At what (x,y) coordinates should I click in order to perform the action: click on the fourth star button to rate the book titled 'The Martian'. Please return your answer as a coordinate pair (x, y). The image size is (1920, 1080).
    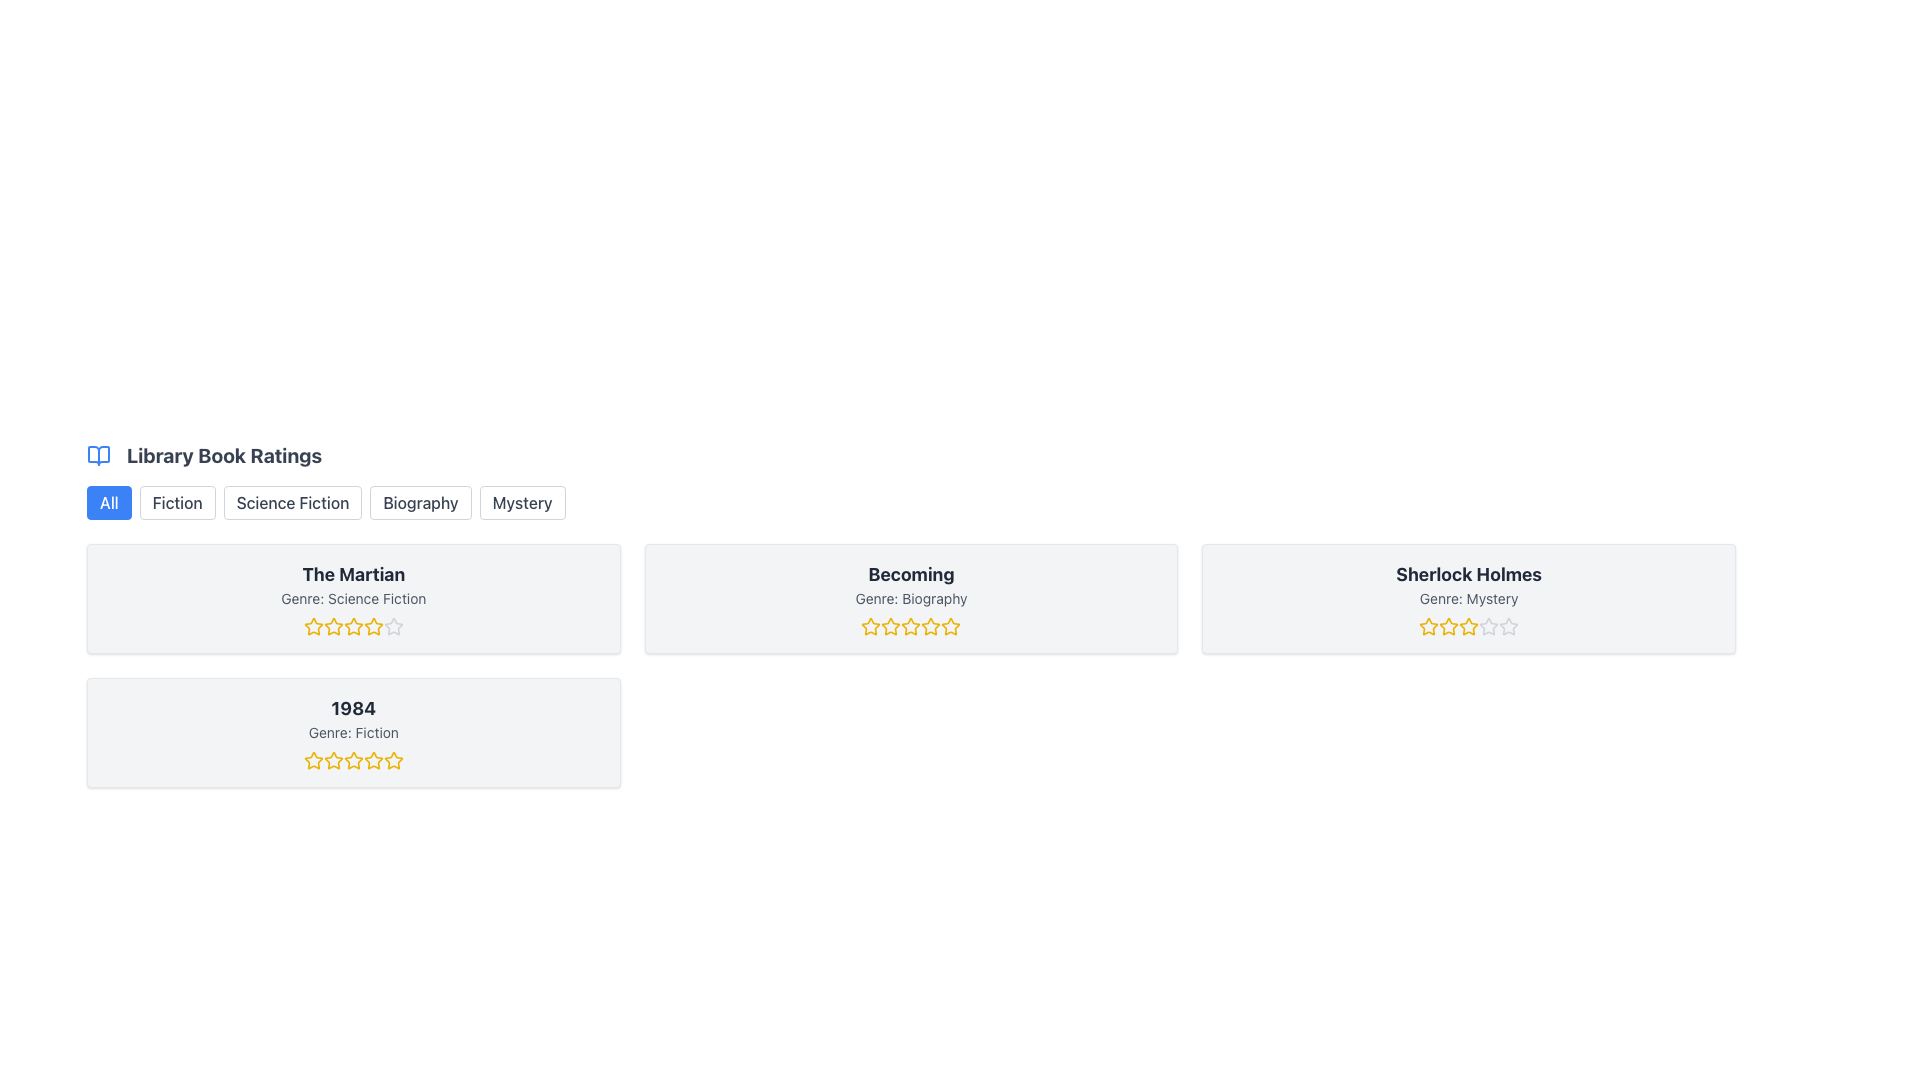
    Looking at the image, I should click on (373, 626).